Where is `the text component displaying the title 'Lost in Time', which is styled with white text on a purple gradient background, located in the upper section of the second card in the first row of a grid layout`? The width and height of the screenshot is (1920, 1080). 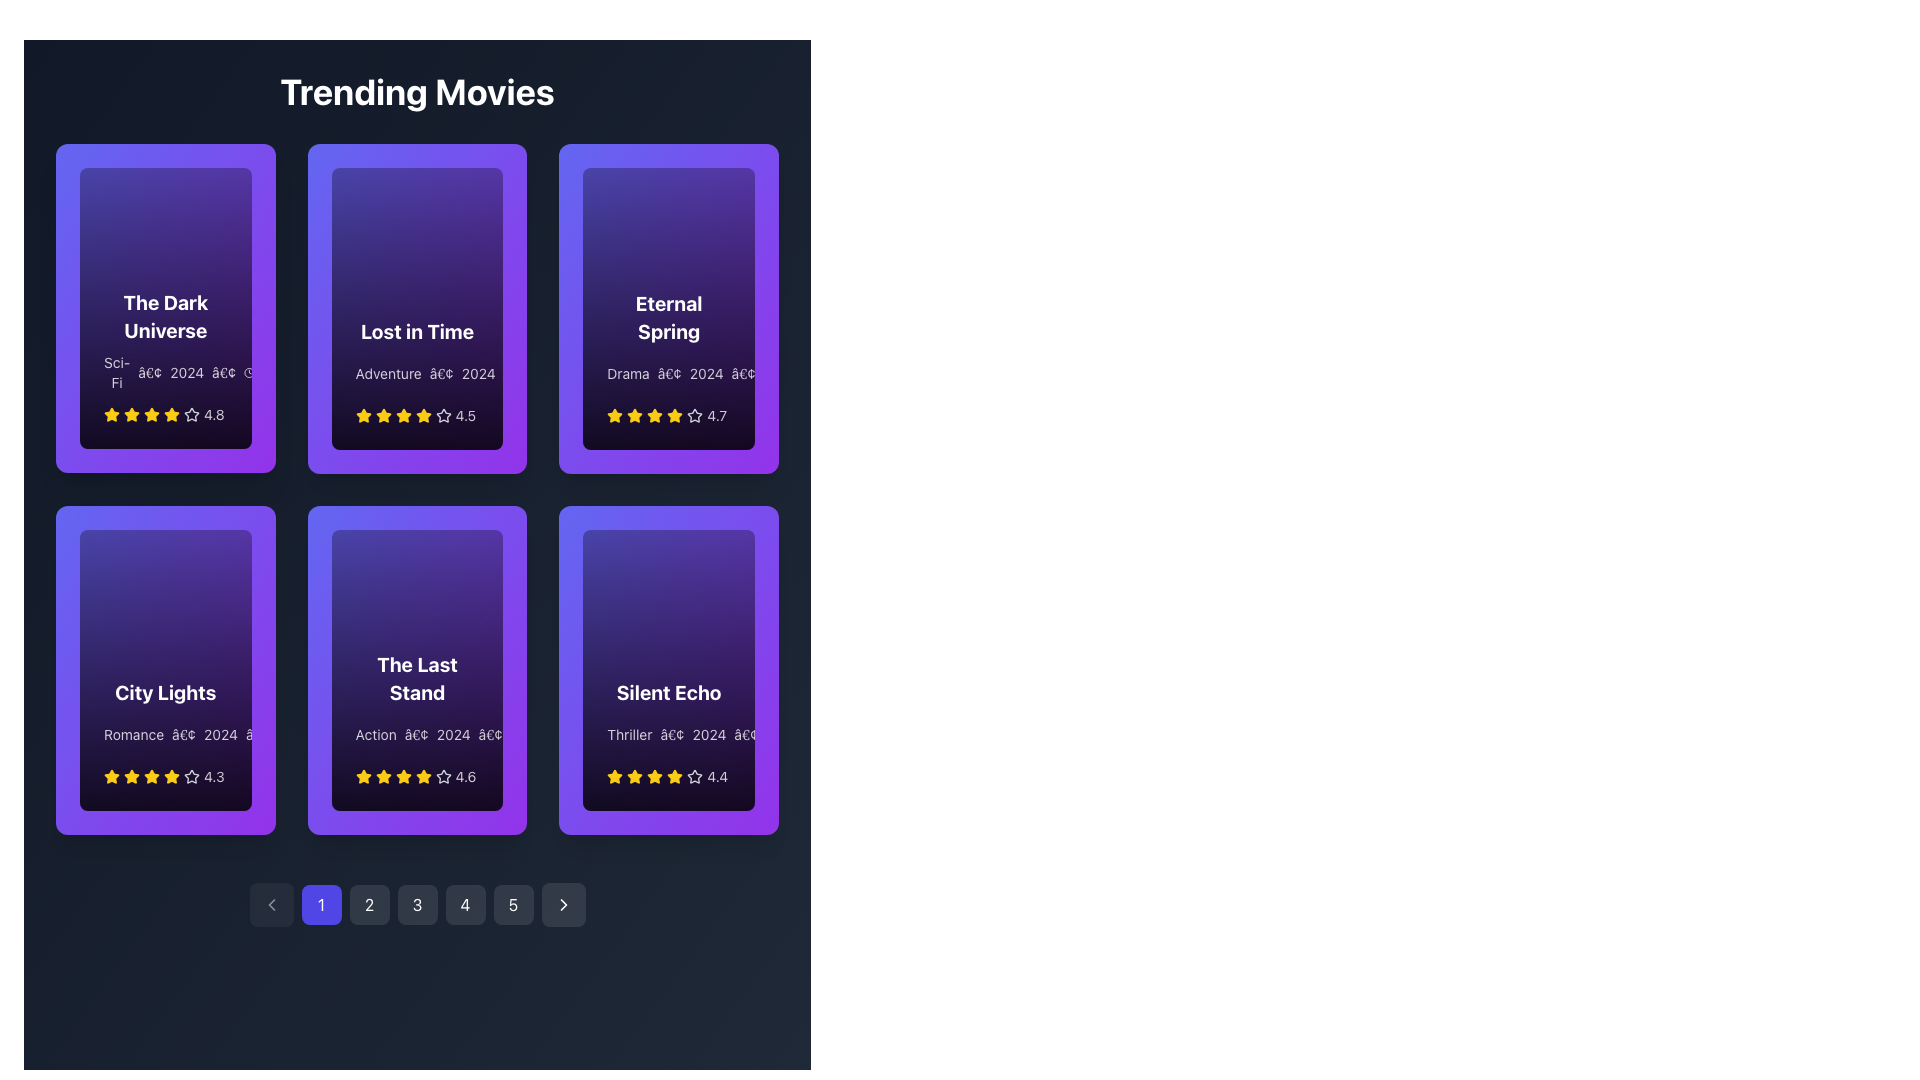
the text component displaying the title 'Lost in Time', which is styled with white text on a purple gradient background, located in the upper section of the second card in the first row of a grid layout is located at coordinates (416, 330).